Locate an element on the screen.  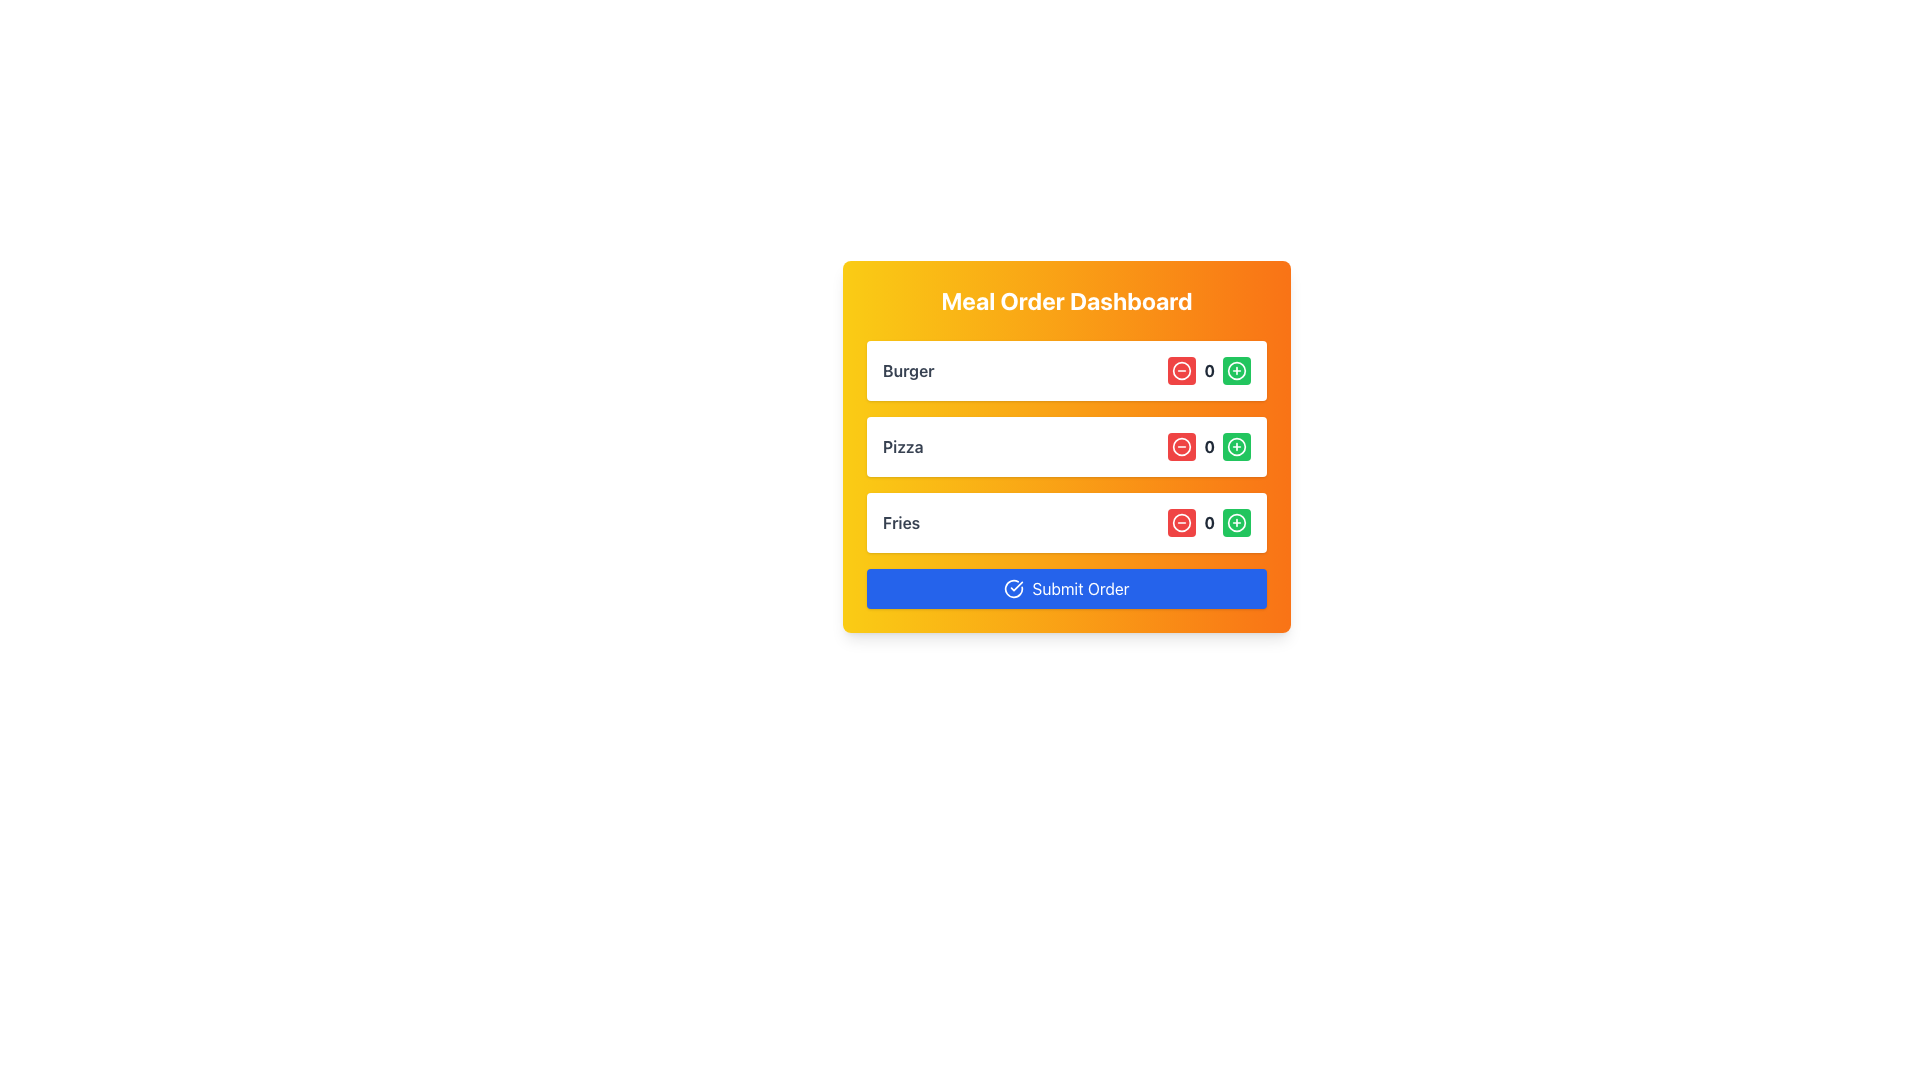
the static text label displaying the word 'Burger', which is in bold and medium-sized dark gray font, located at the left side of the first item in a vertical list of order options is located at coordinates (907, 370).